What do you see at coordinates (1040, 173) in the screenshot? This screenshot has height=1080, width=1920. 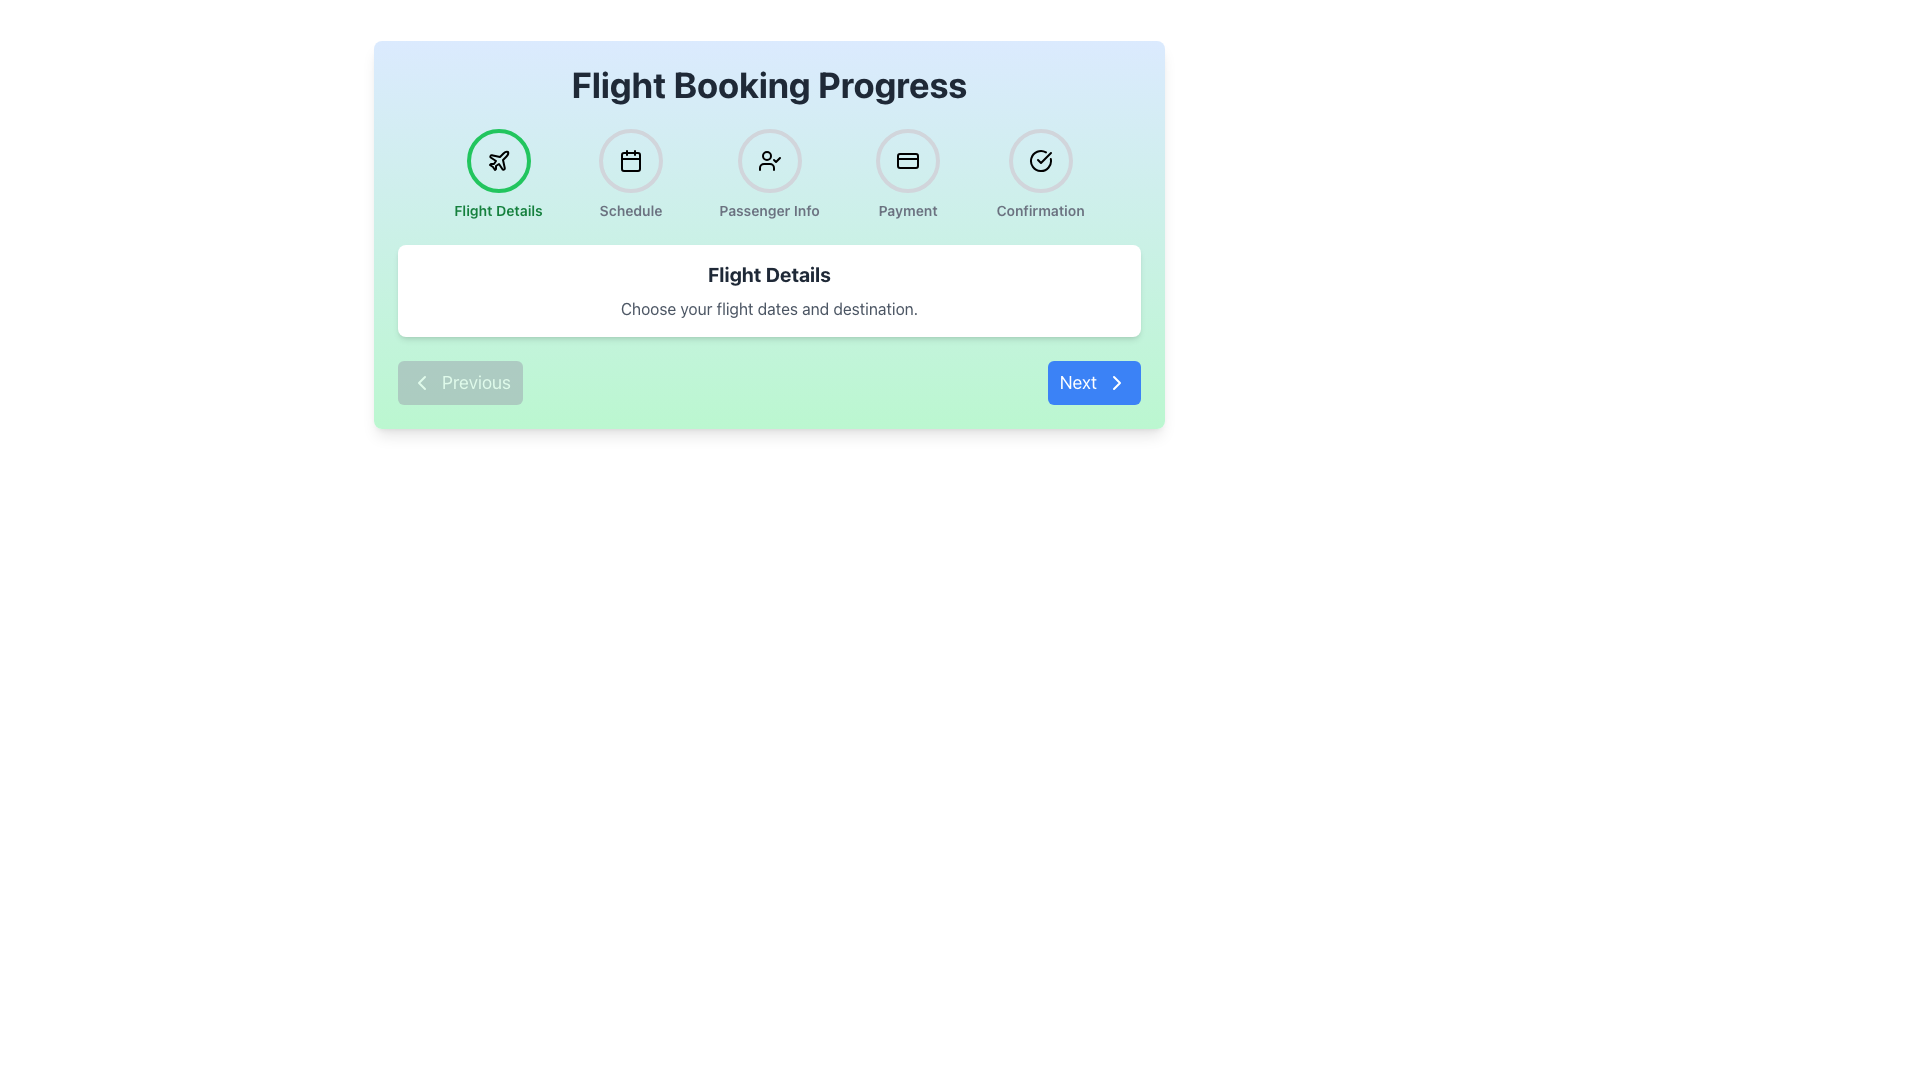 I see `the Process Indicator, which is a circular icon with a checkmark symbol and the text 'Confirmation' displayed beneath it, located at the far right of the process bar` at bounding box center [1040, 173].